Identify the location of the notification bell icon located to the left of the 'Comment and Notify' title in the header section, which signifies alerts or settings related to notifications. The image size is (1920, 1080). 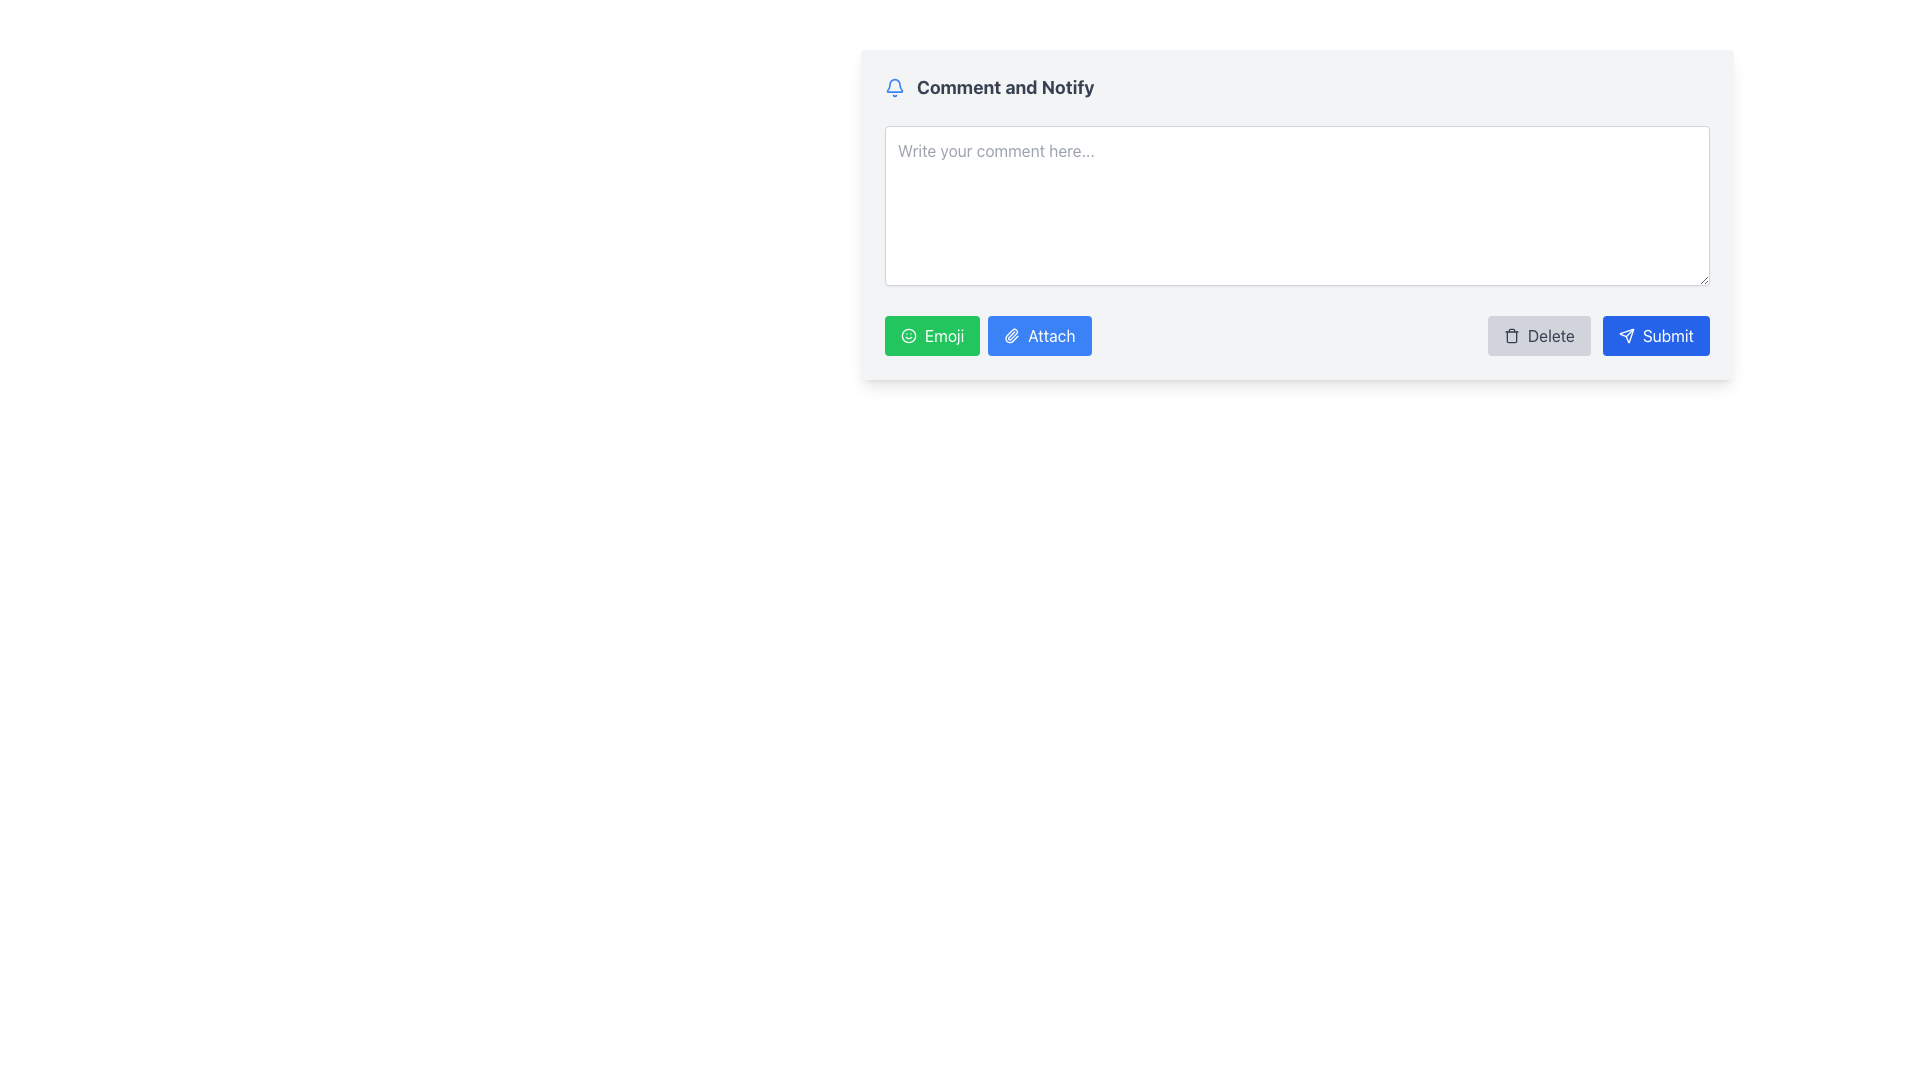
(893, 87).